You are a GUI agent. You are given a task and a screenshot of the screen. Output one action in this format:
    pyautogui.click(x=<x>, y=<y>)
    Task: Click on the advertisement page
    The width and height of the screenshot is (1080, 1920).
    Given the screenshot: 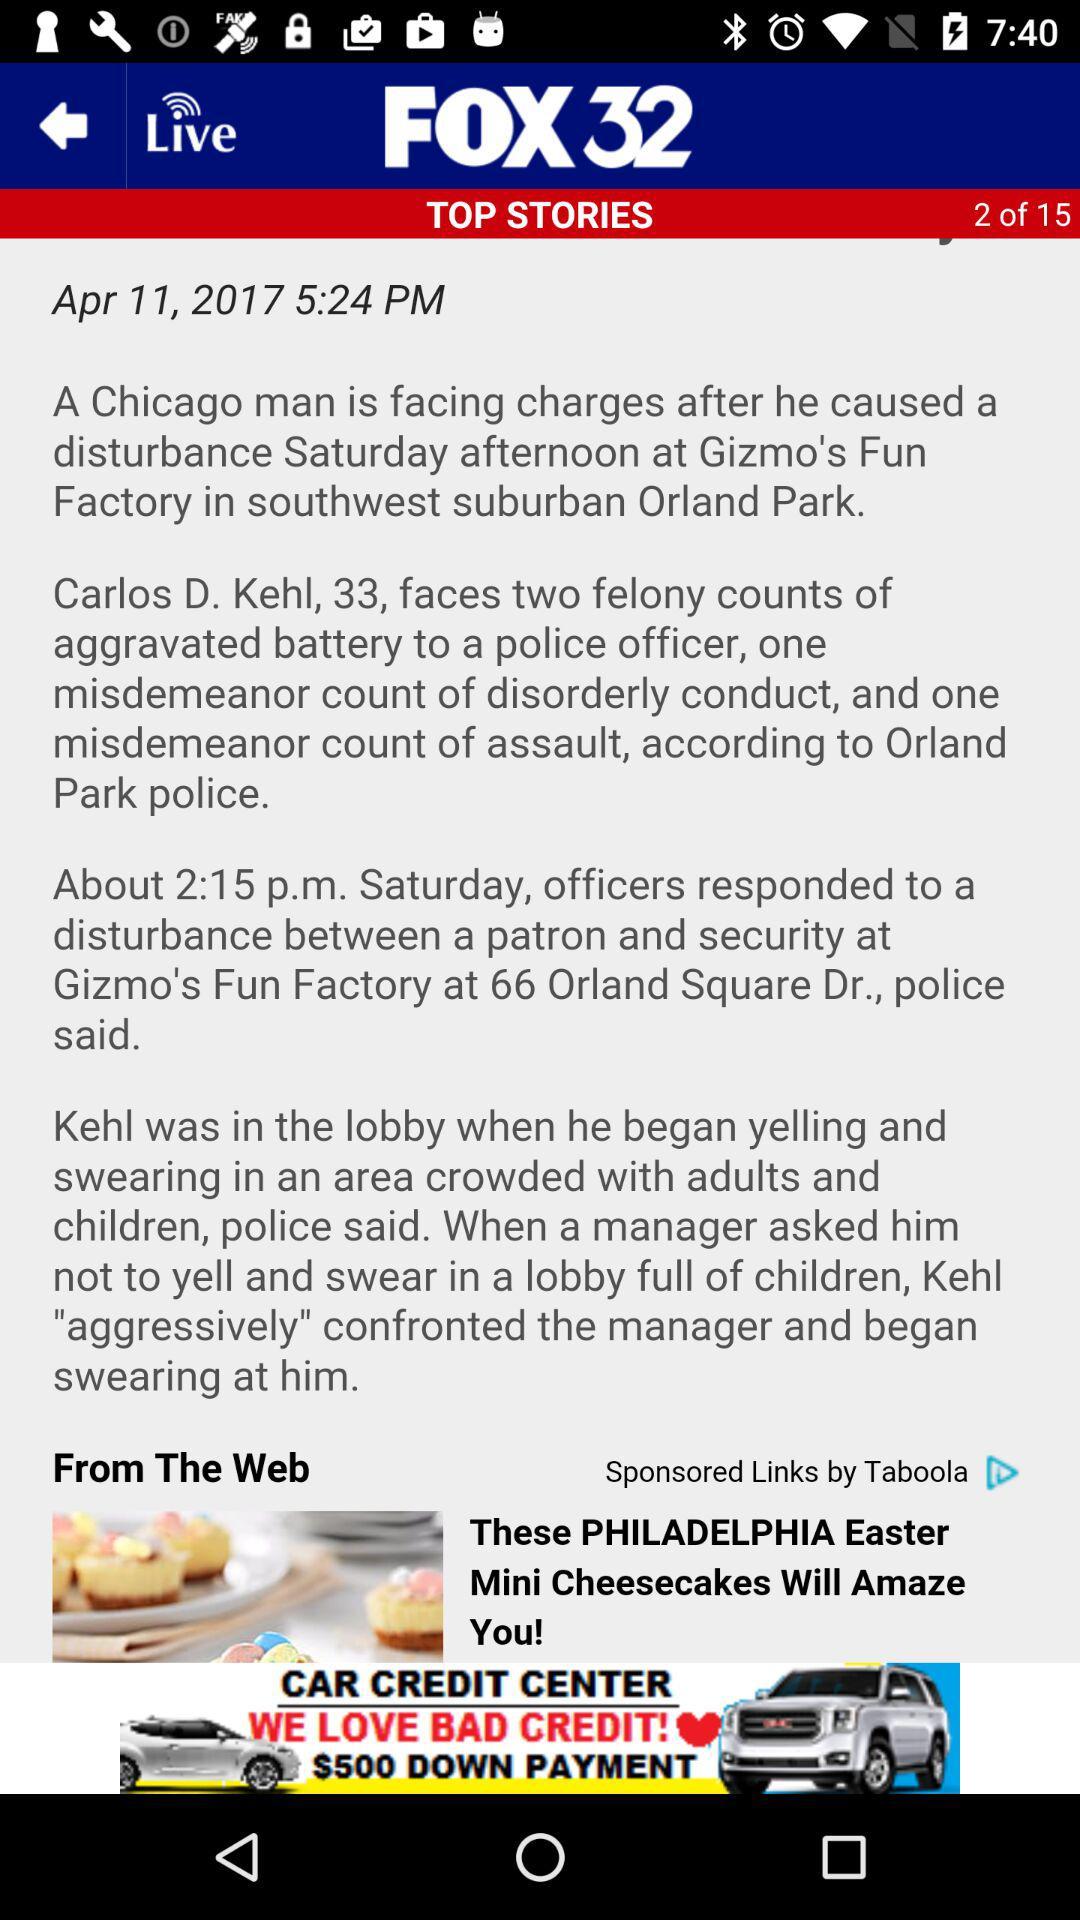 What is the action you would take?
    pyautogui.click(x=540, y=1727)
    